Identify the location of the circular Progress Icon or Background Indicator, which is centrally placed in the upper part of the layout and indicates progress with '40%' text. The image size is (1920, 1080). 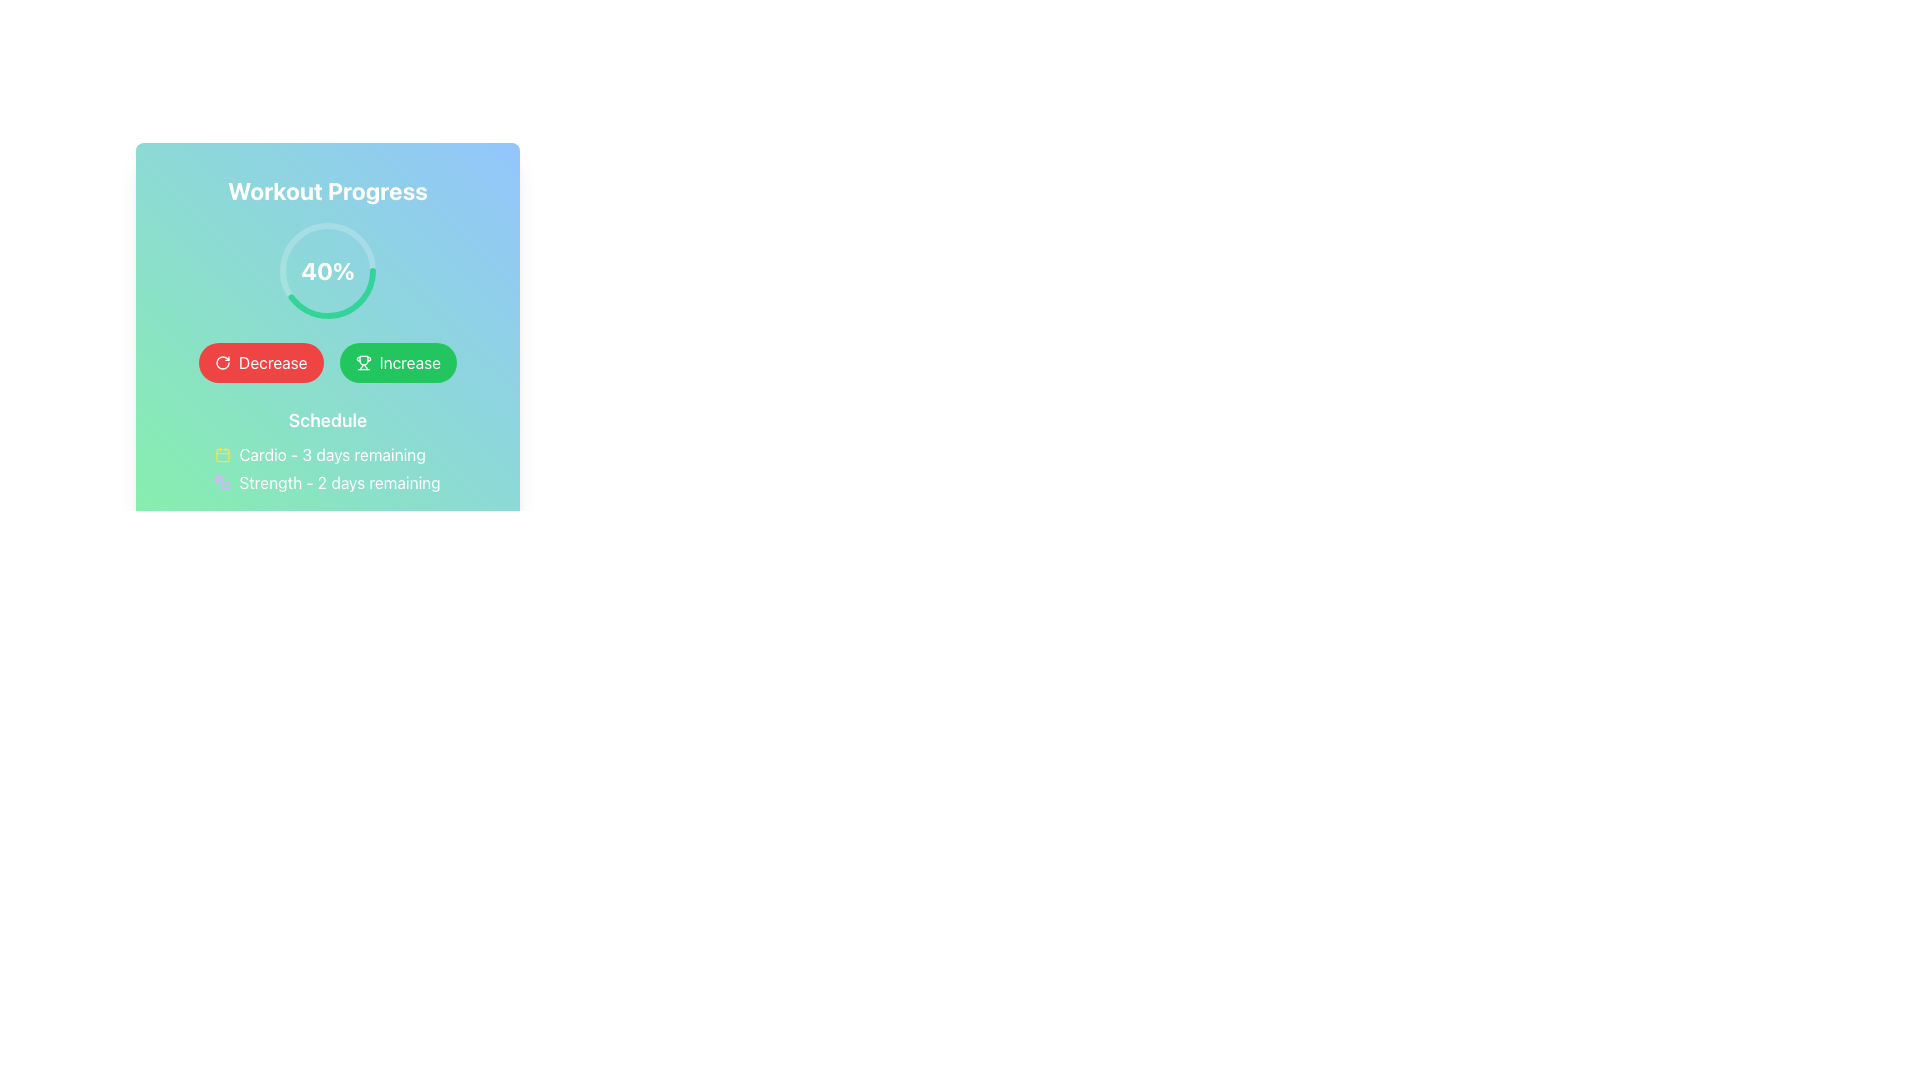
(327, 270).